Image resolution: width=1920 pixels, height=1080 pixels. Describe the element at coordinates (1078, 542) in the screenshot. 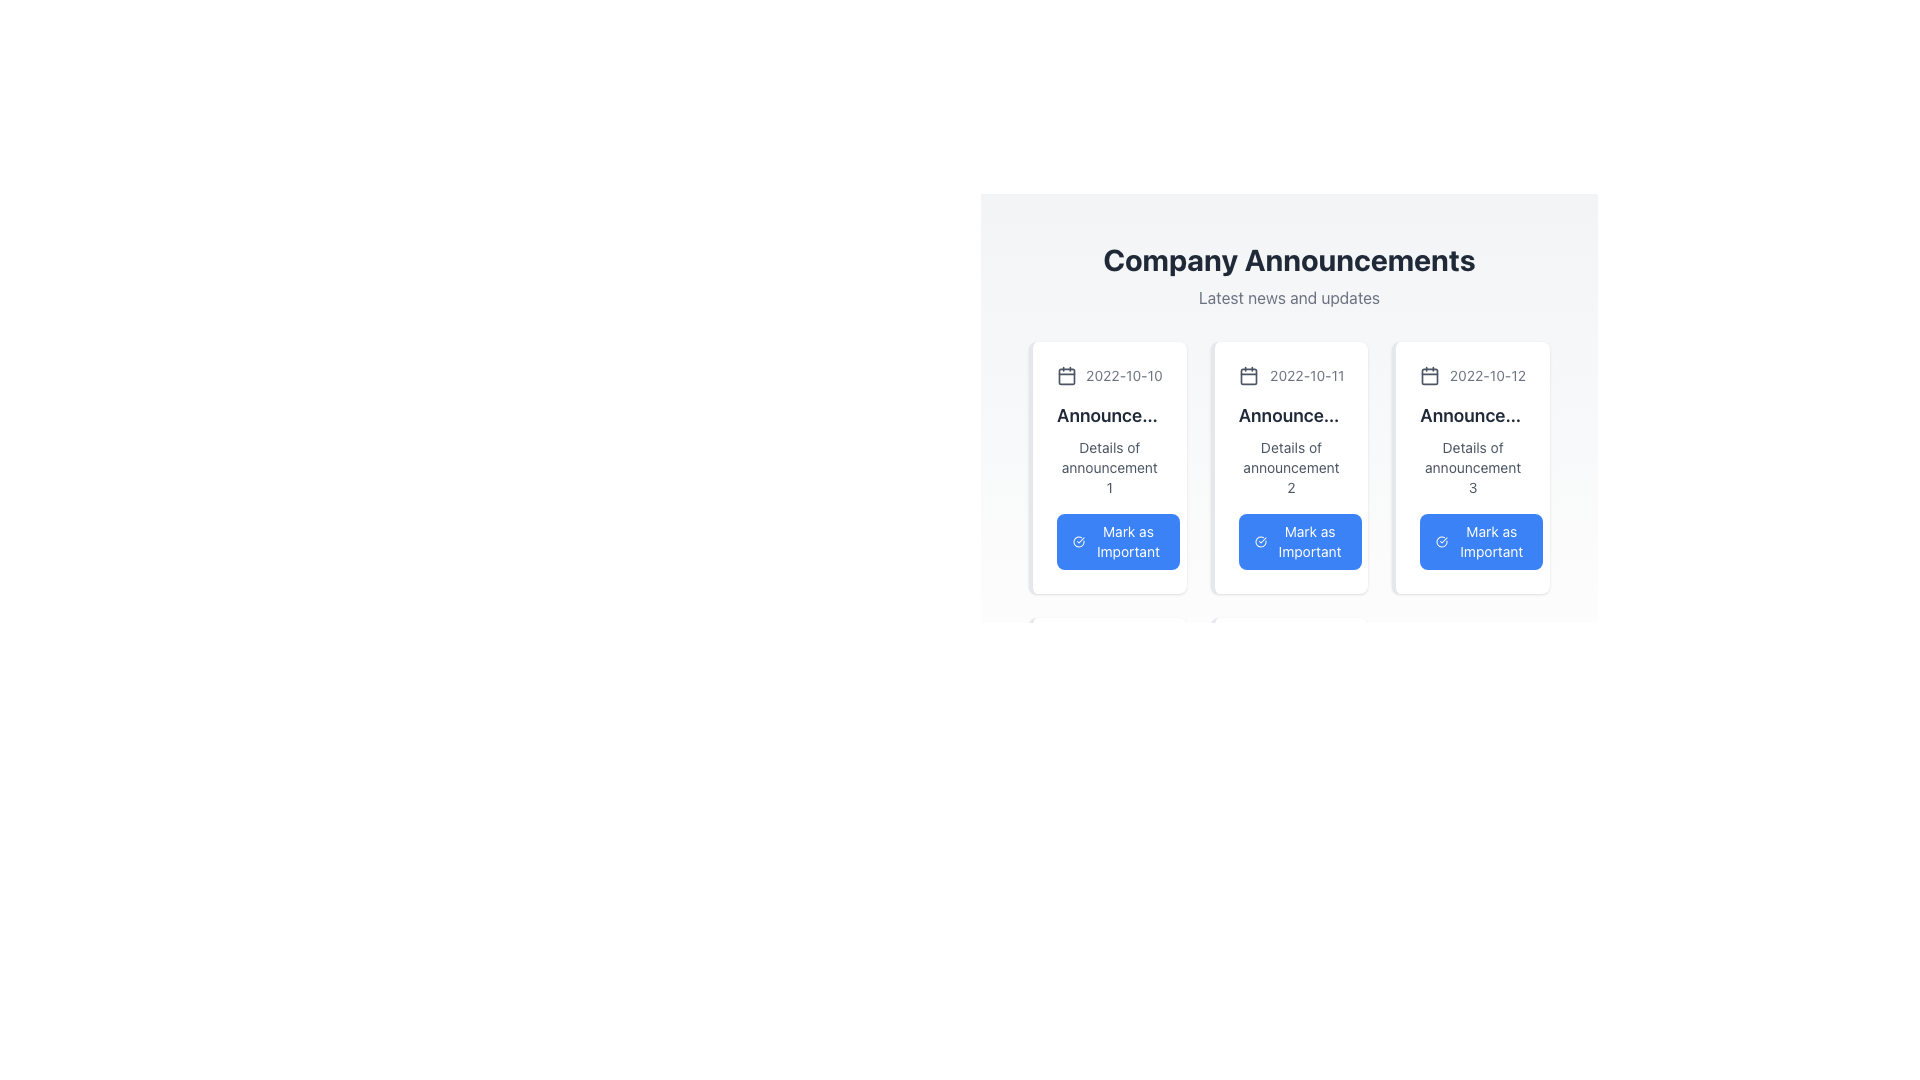

I see `the circular checkmark icon inside the blue button labeled 'Mark as Important'` at that location.